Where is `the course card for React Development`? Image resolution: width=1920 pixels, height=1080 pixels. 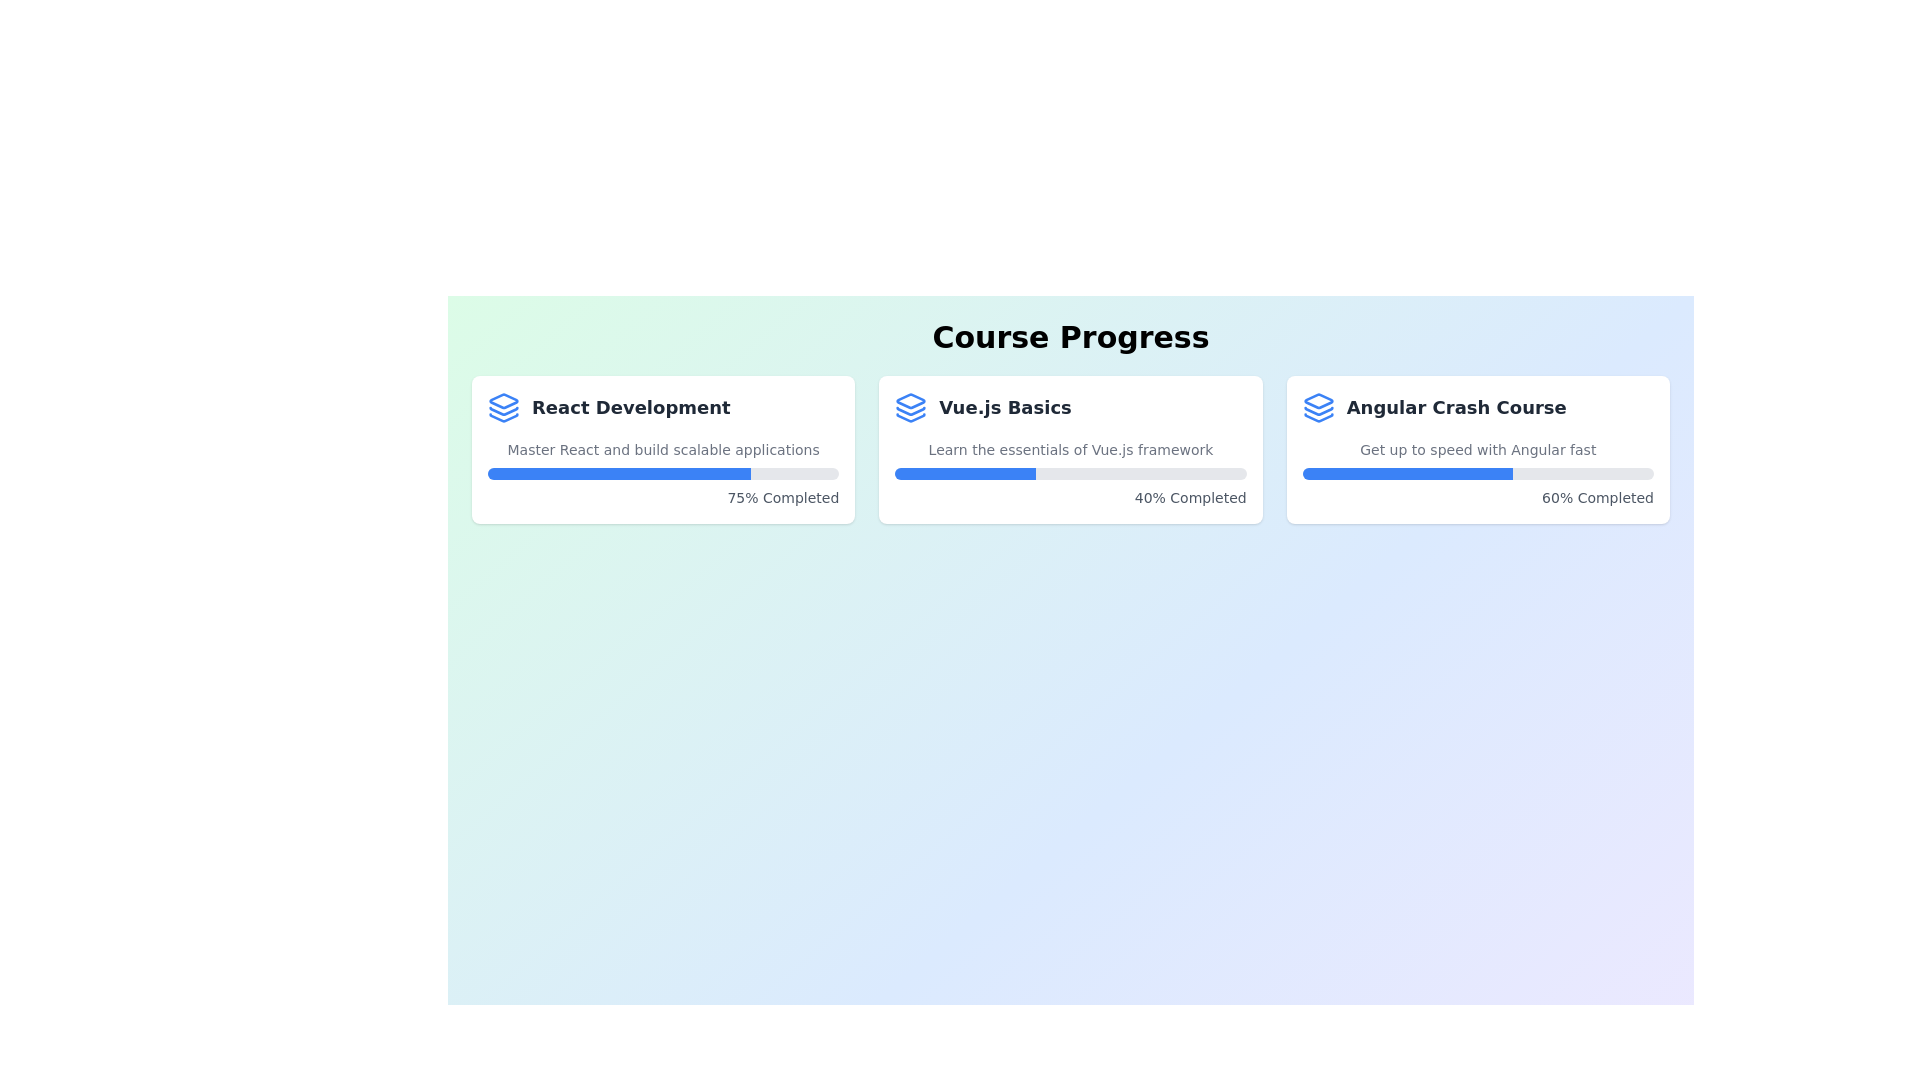
the course card for React Development is located at coordinates (663, 450).